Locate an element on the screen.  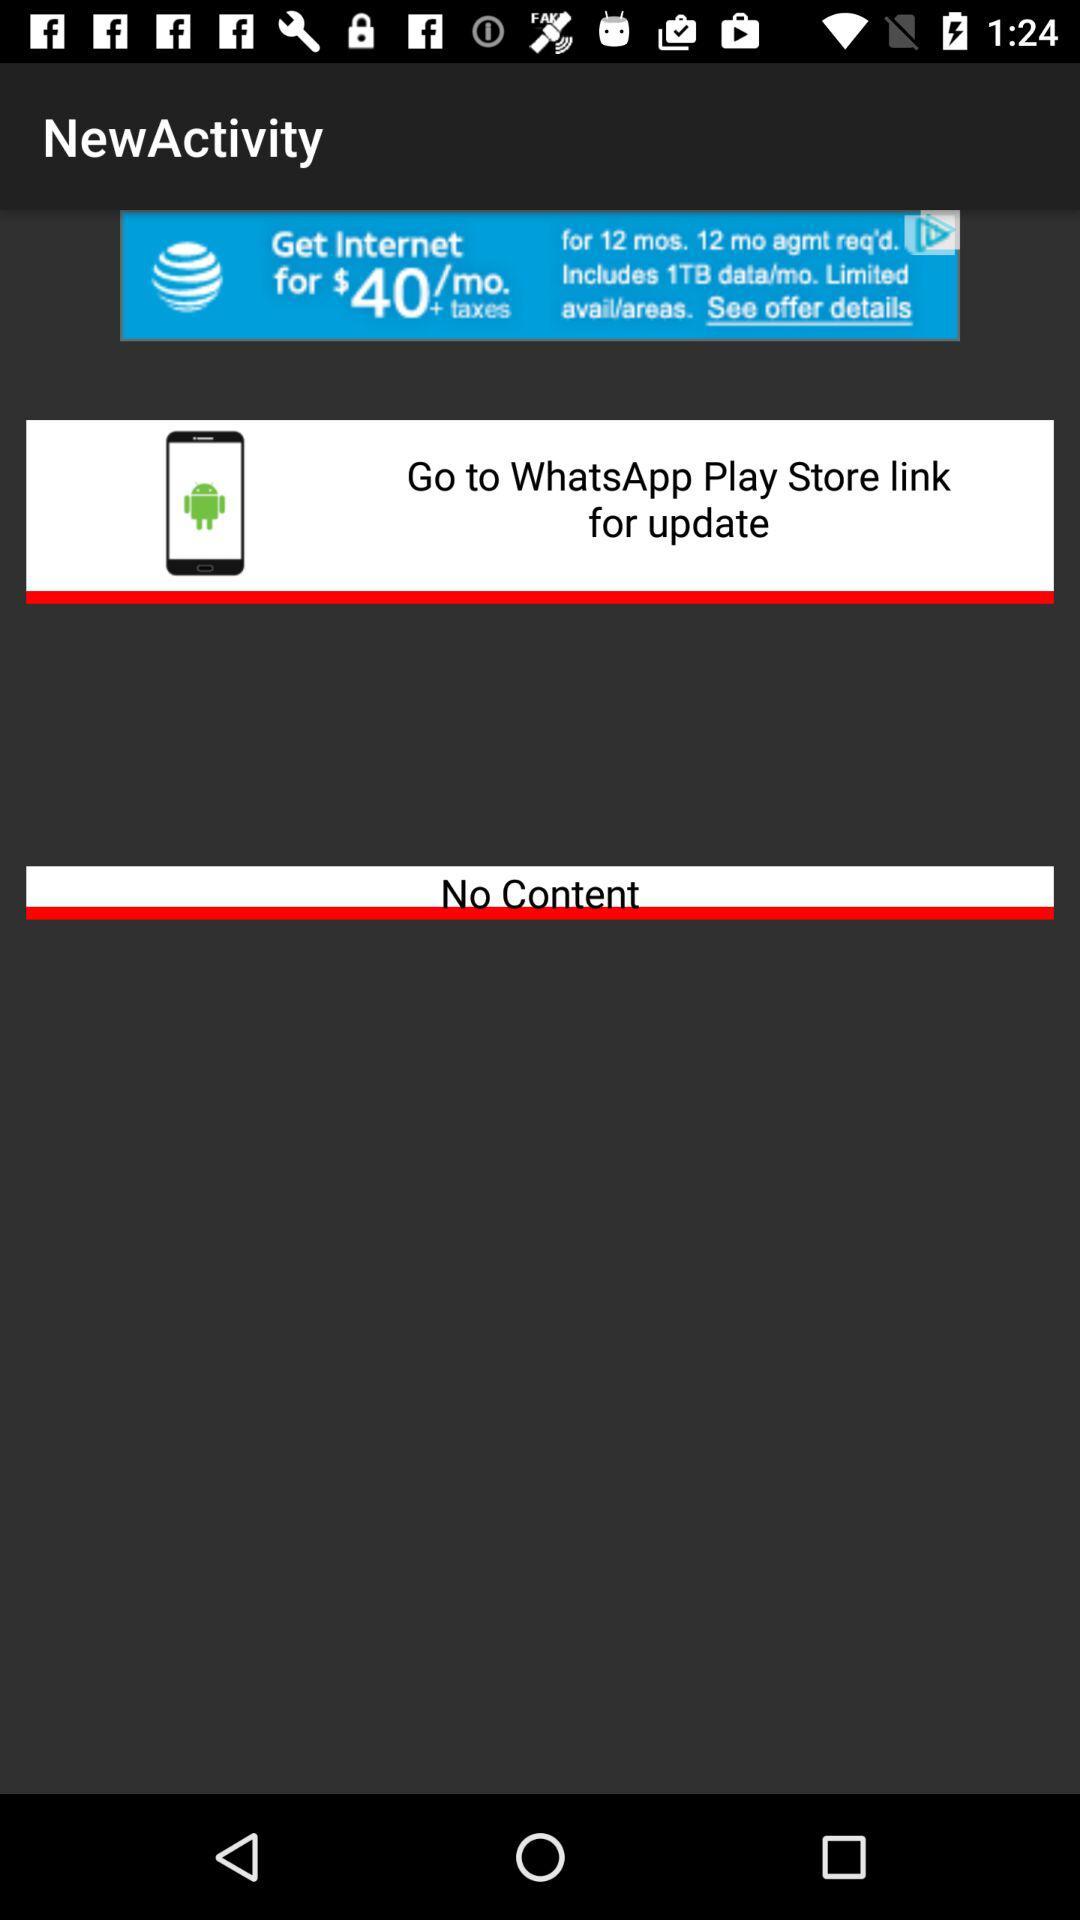
click advertisement is located at coordinates (540, 274).